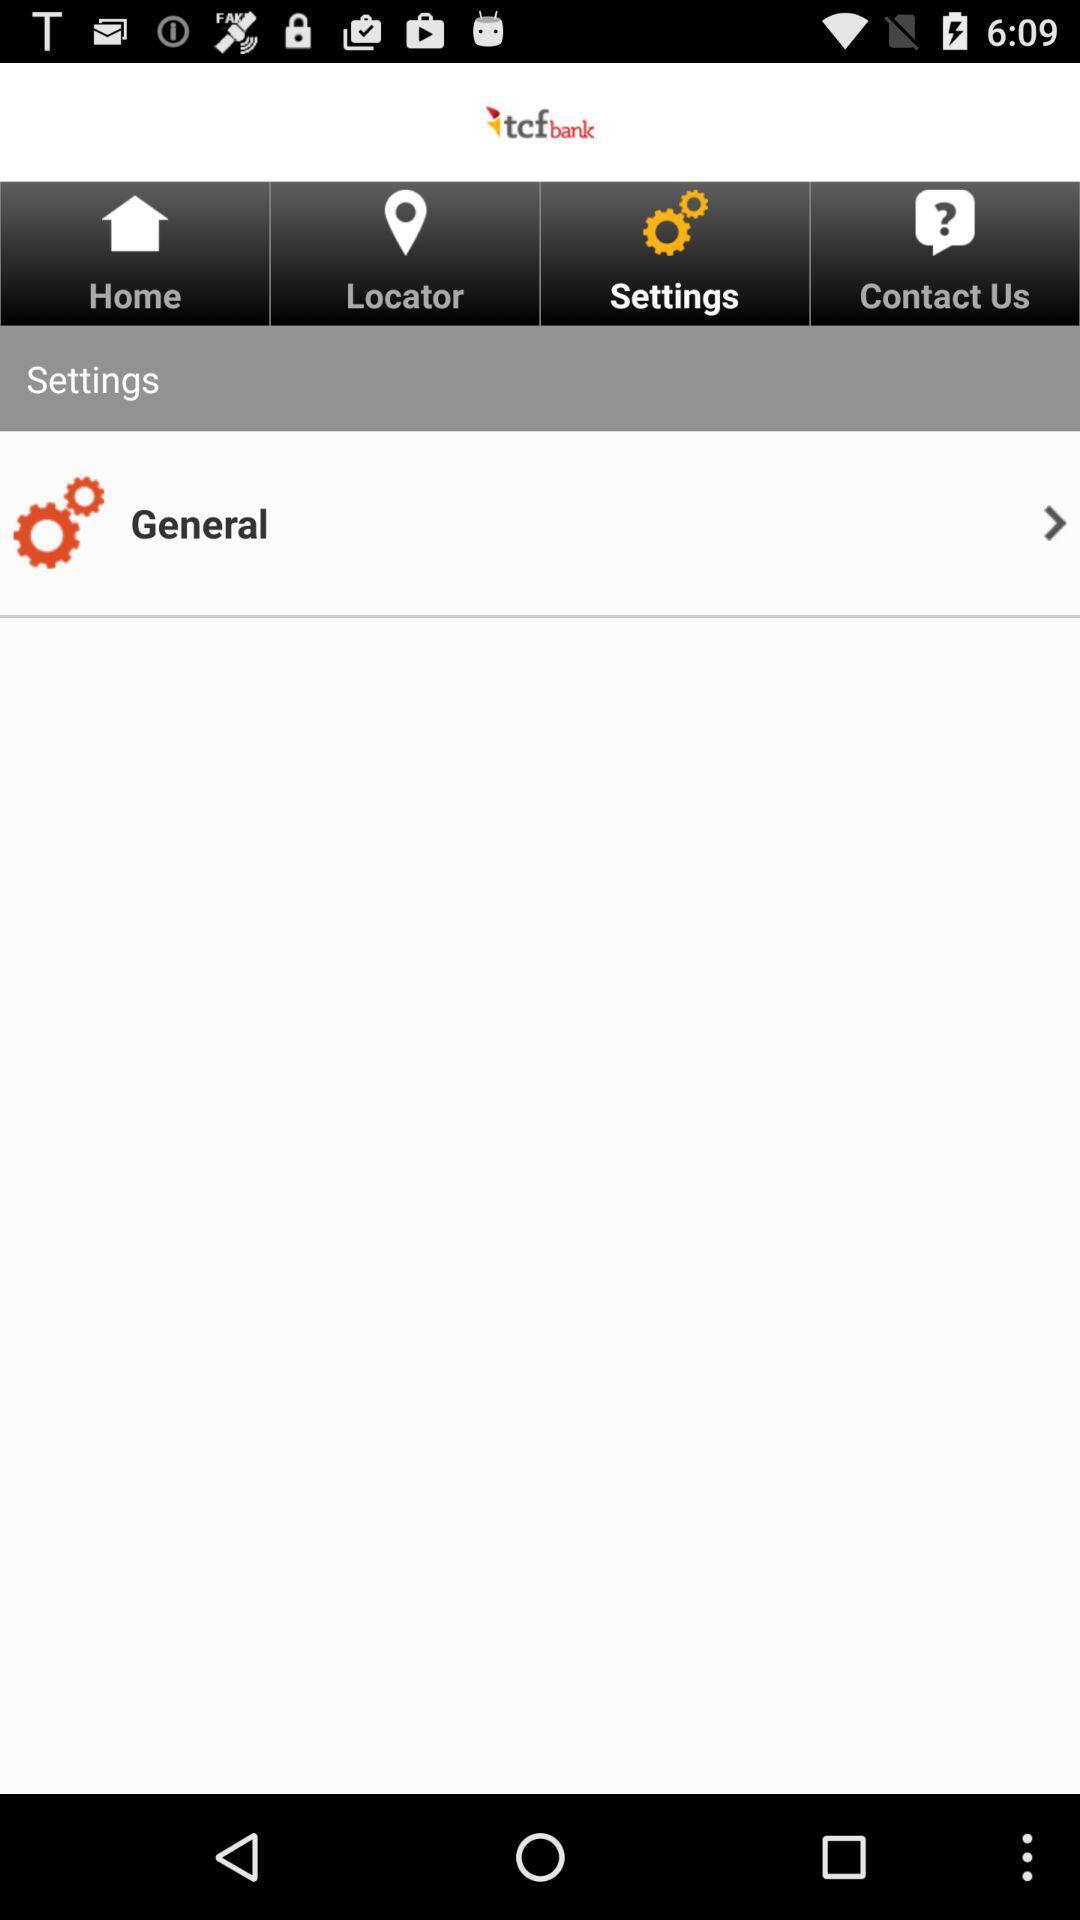 This screenshot has height=1920, width=1080. What do you see at coordinates (57, 523) in the screenshot?
I see `item to the left of general icon` at bounding box center [57, 523].